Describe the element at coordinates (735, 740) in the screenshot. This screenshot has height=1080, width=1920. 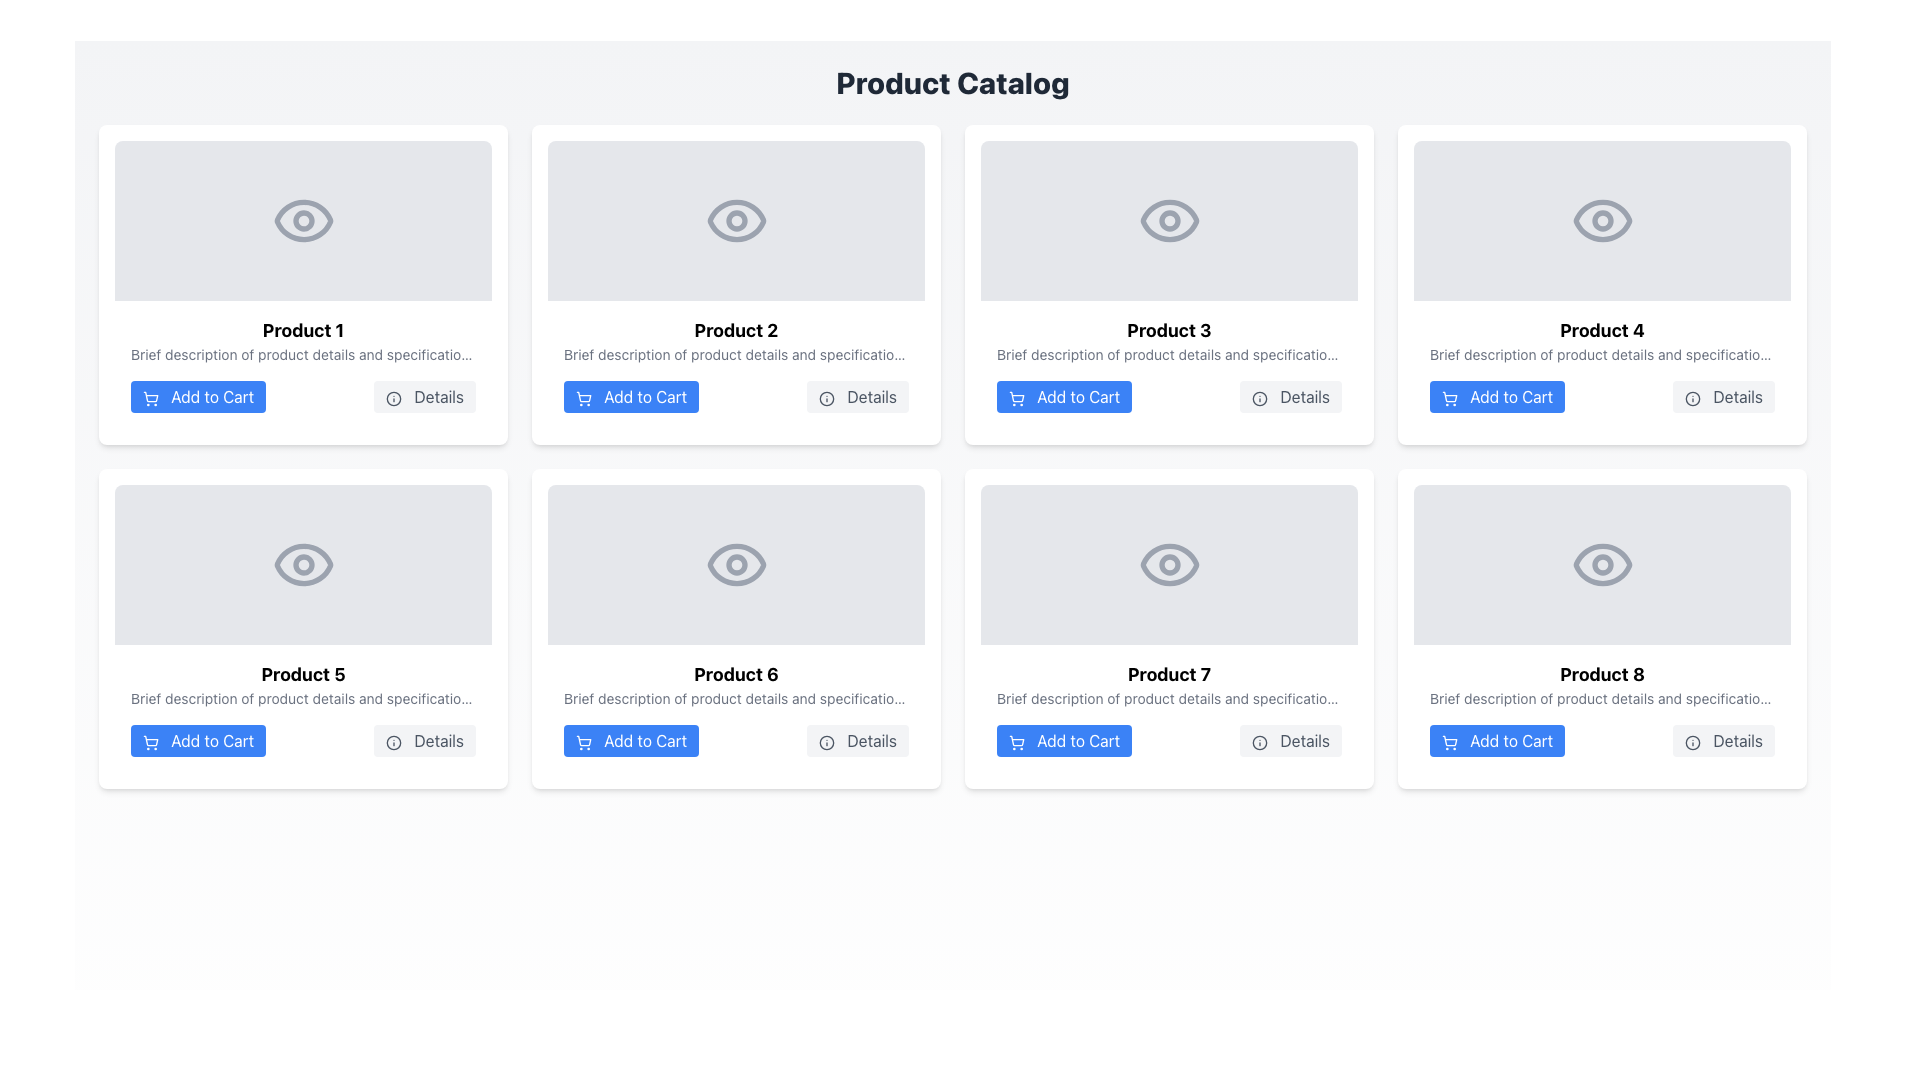
I see `the group of buttons within the product card for 'Product 6'` at that location.